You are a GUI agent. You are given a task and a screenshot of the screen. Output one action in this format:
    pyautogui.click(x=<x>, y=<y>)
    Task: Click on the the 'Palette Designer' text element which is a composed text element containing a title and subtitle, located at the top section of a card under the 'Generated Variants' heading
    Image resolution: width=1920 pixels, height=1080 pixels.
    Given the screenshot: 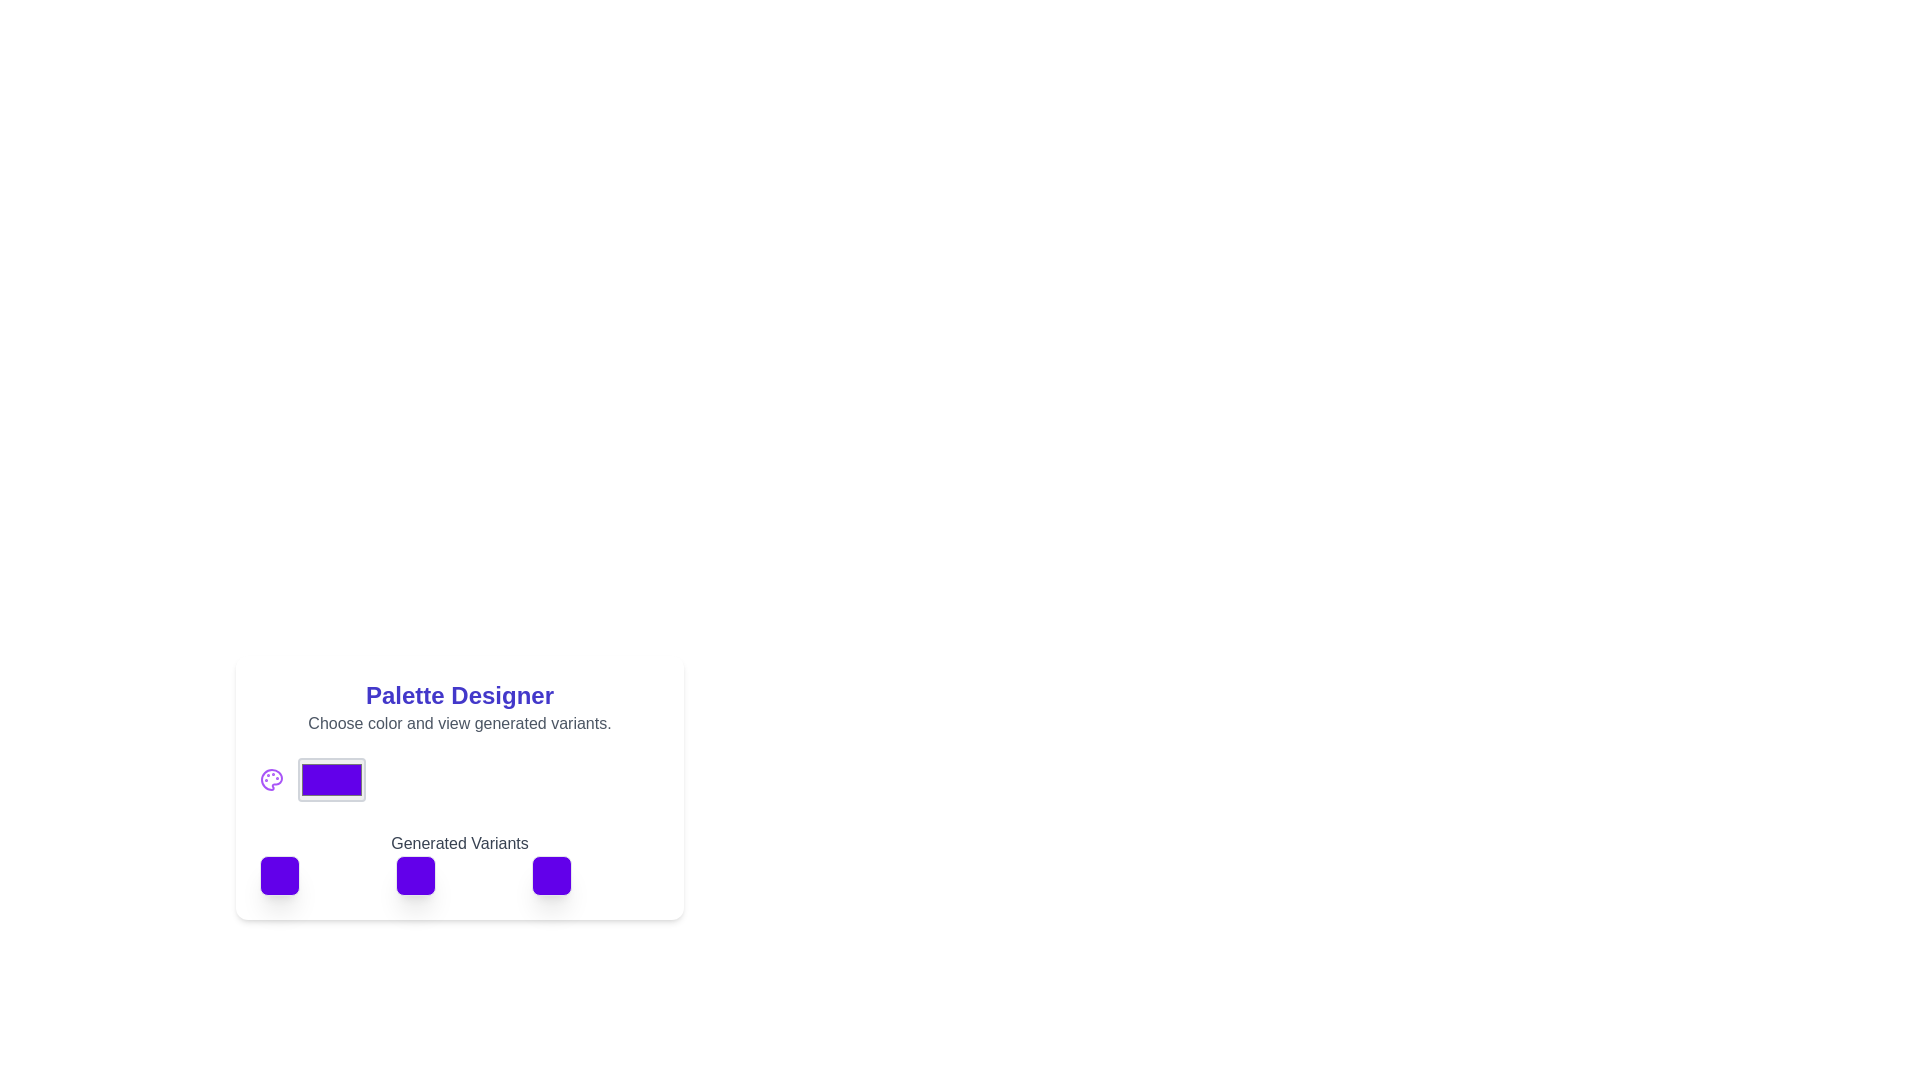 What is the action you would take?
    pyautogui.click(x=459, y=707)
    